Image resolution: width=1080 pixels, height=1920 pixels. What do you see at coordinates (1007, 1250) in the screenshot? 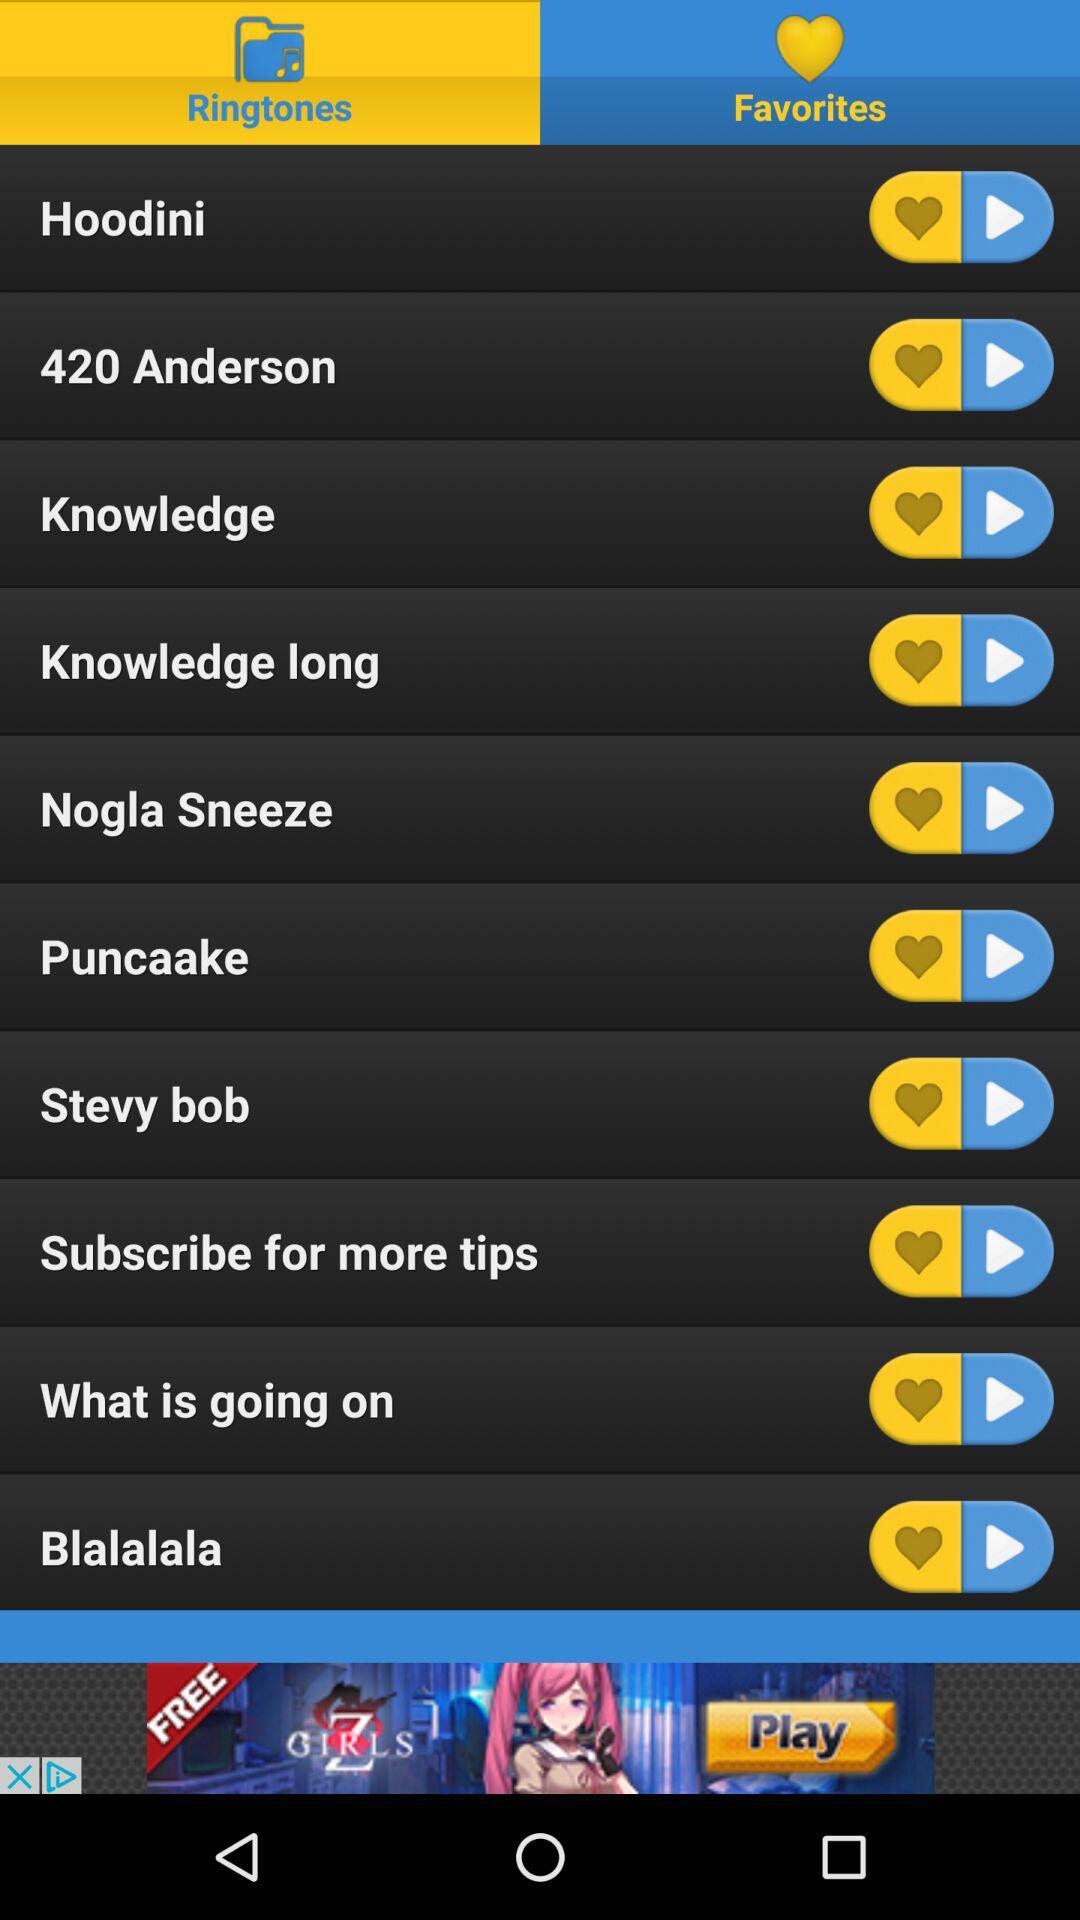
I see `play` at bounding box center [1007, 1250].